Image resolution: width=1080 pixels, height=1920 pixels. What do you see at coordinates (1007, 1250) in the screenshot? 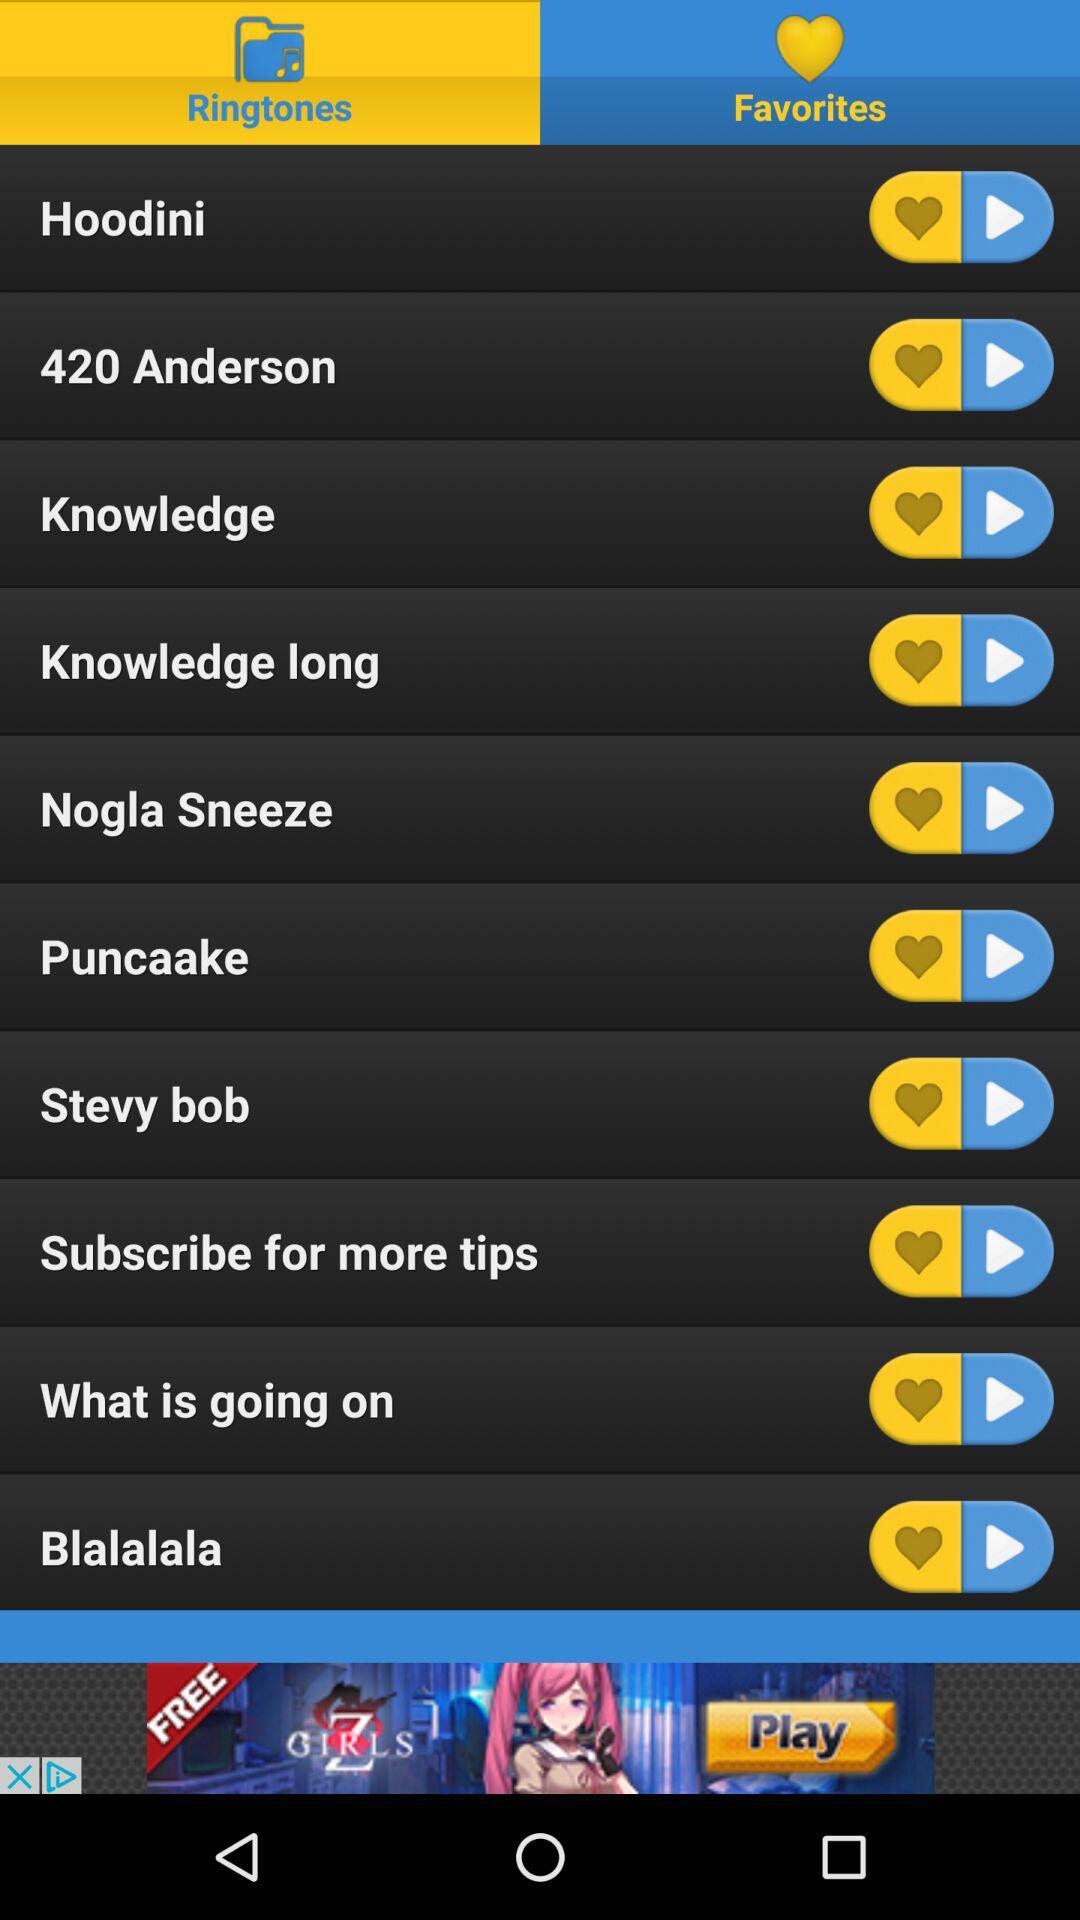
I see `play` at bounding box center [1007, 1250].